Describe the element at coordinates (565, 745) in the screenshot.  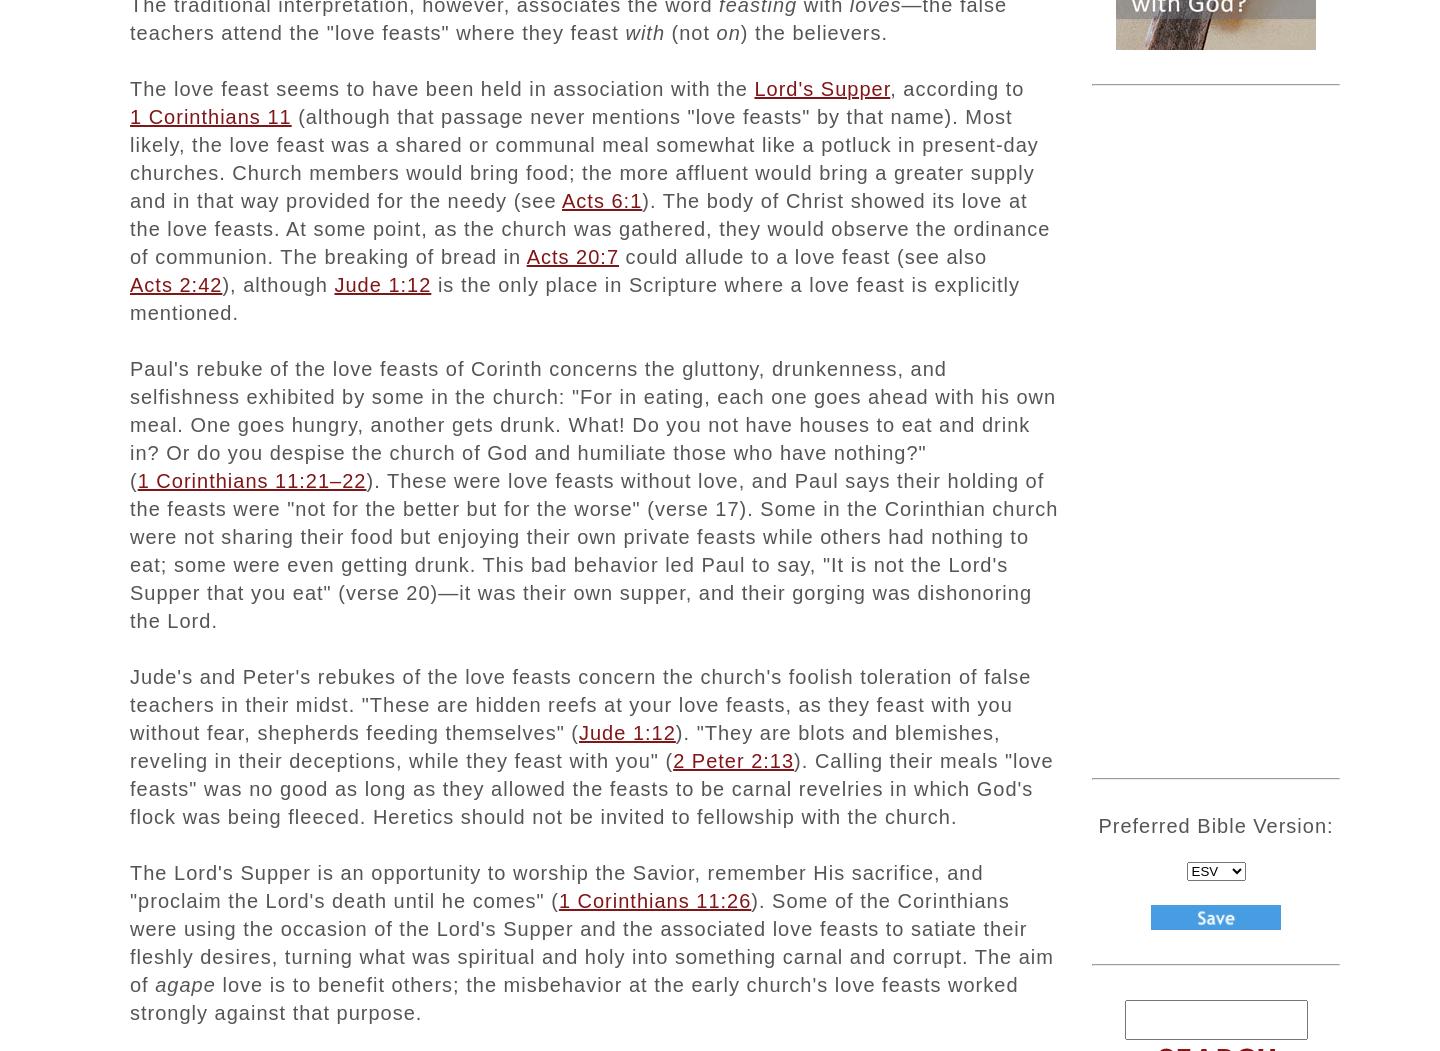
I see `'). "They are blots and blemishes, reveling in their deceptions, while they feast with you" ('` at that location.